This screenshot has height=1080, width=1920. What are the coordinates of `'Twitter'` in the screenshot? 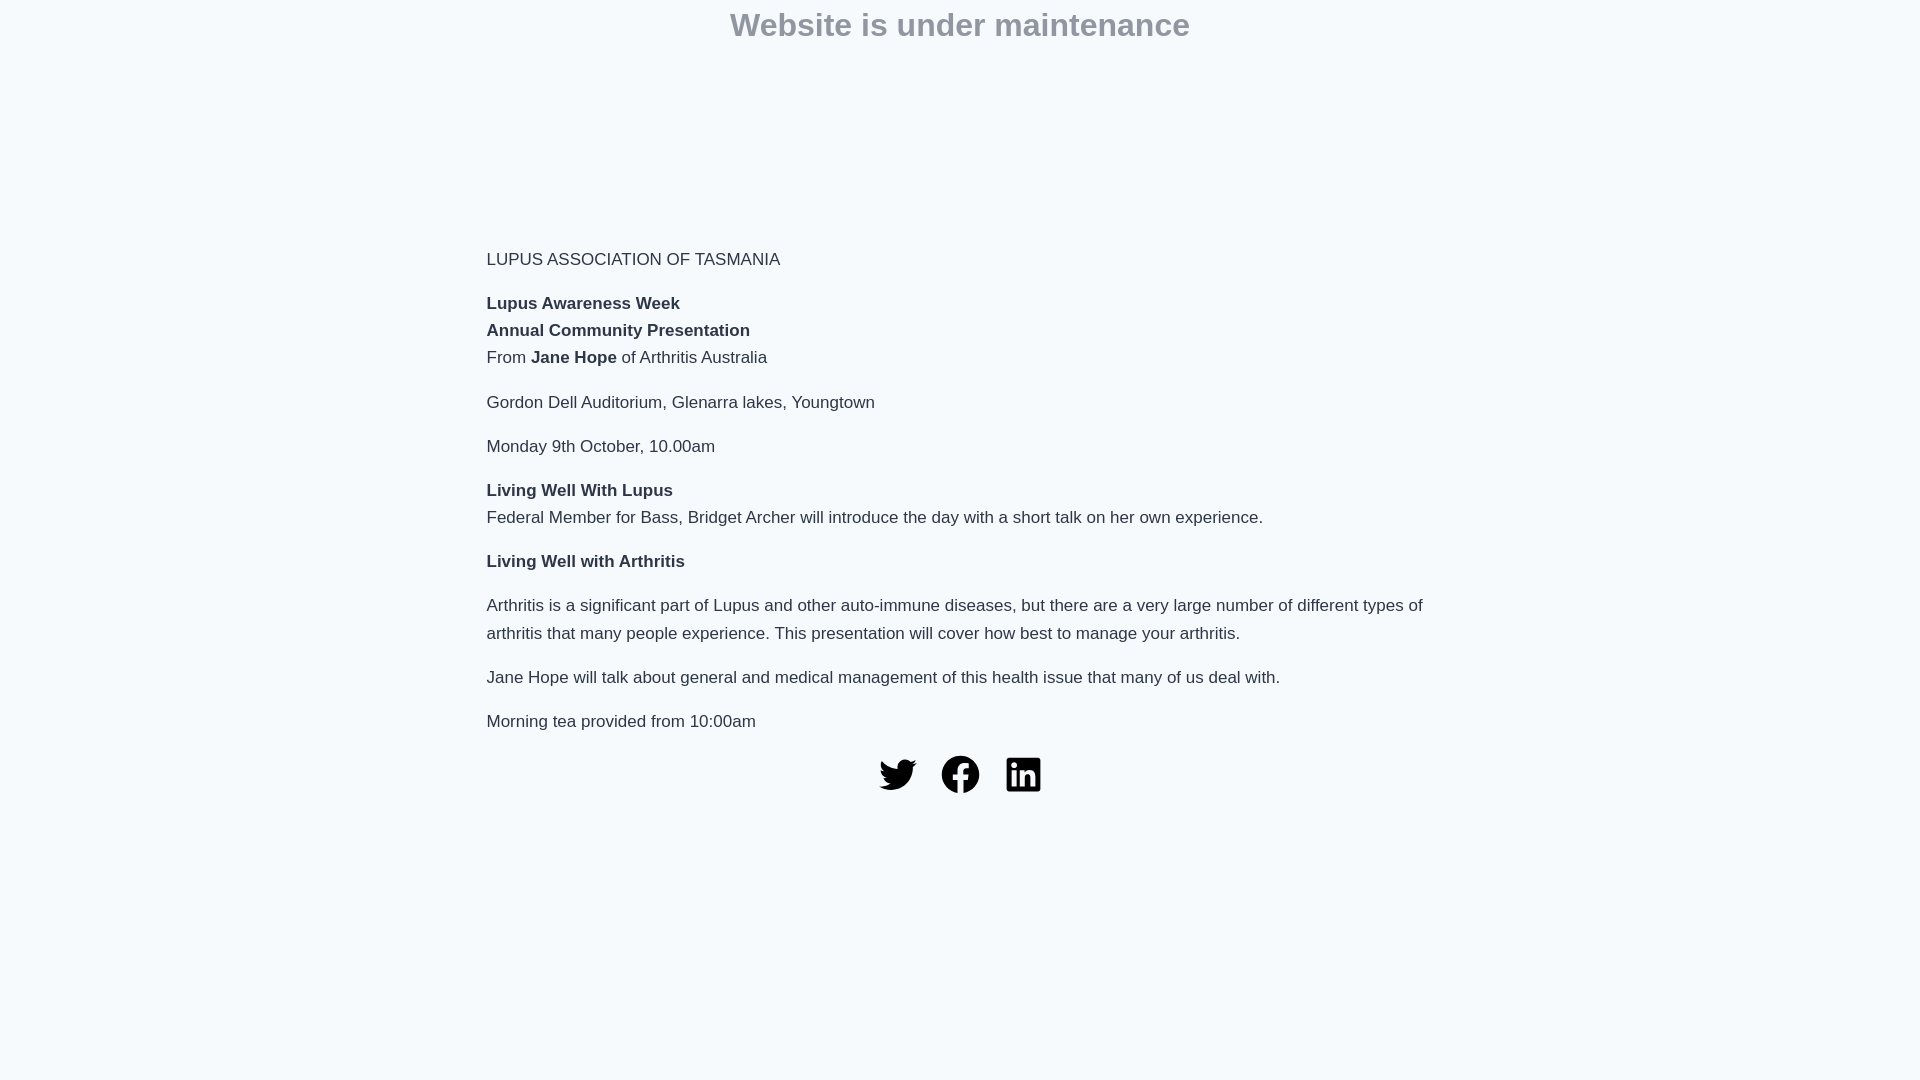 It's located at (895, 773).